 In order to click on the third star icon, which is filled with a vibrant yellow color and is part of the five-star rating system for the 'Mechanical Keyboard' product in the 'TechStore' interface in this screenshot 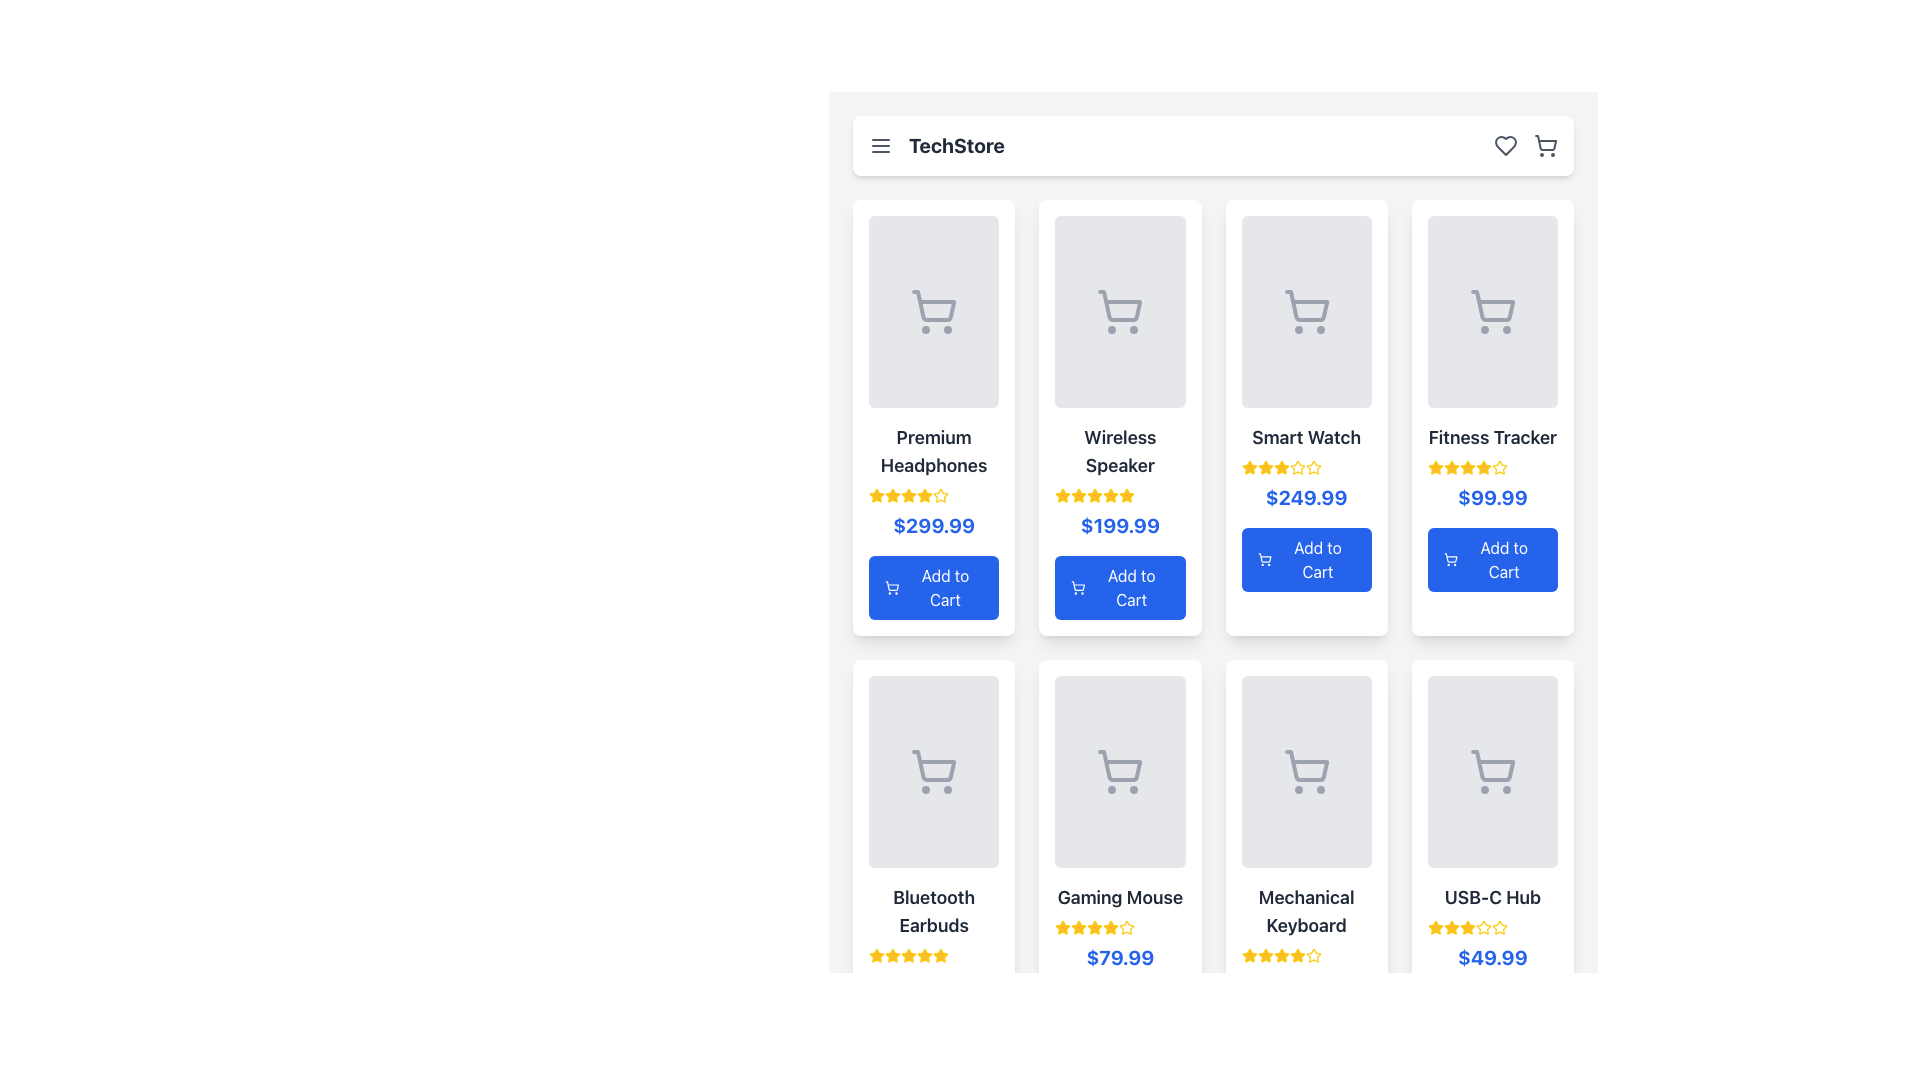, I will do `click(1264, 955)`.